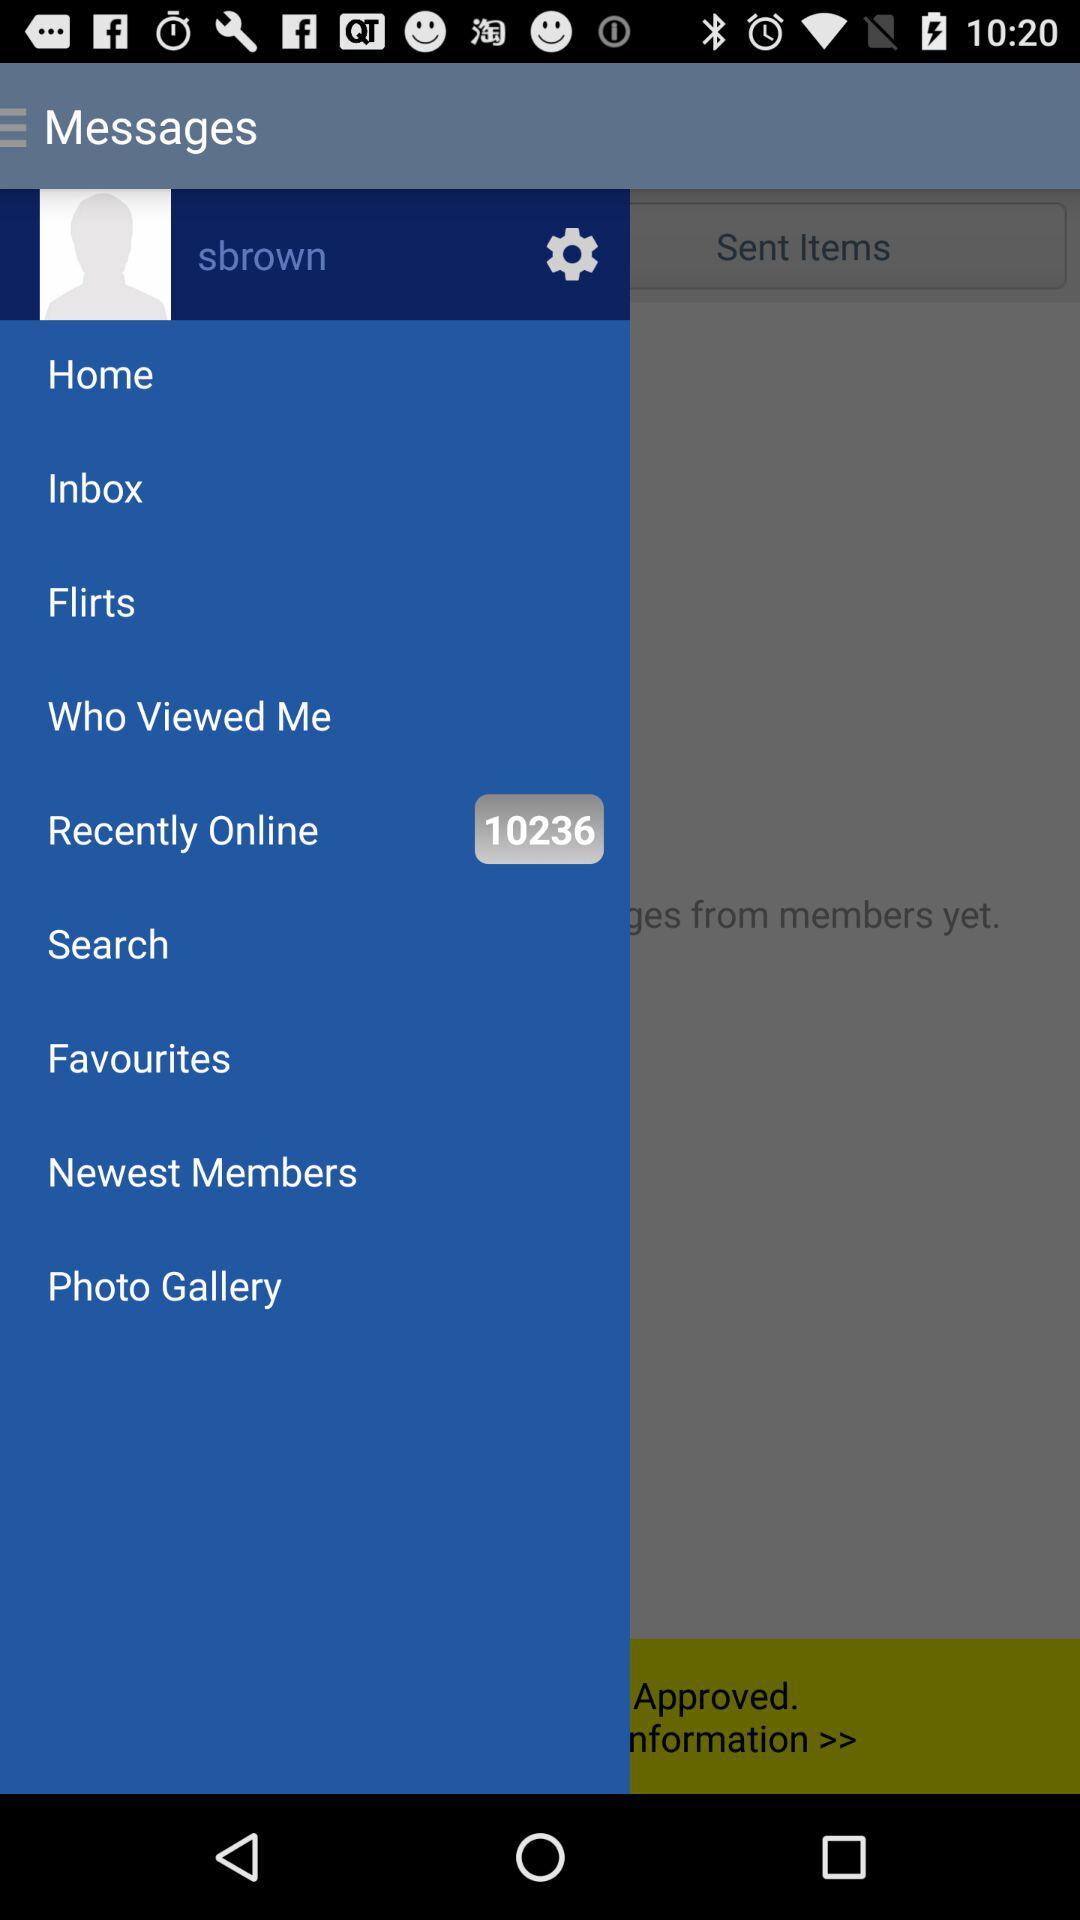 This screenshot has height=1920, width=1080. Describe the element at coordinates (91, 600) in the screenshot. I see `the app above the who viewed me app` at that location.